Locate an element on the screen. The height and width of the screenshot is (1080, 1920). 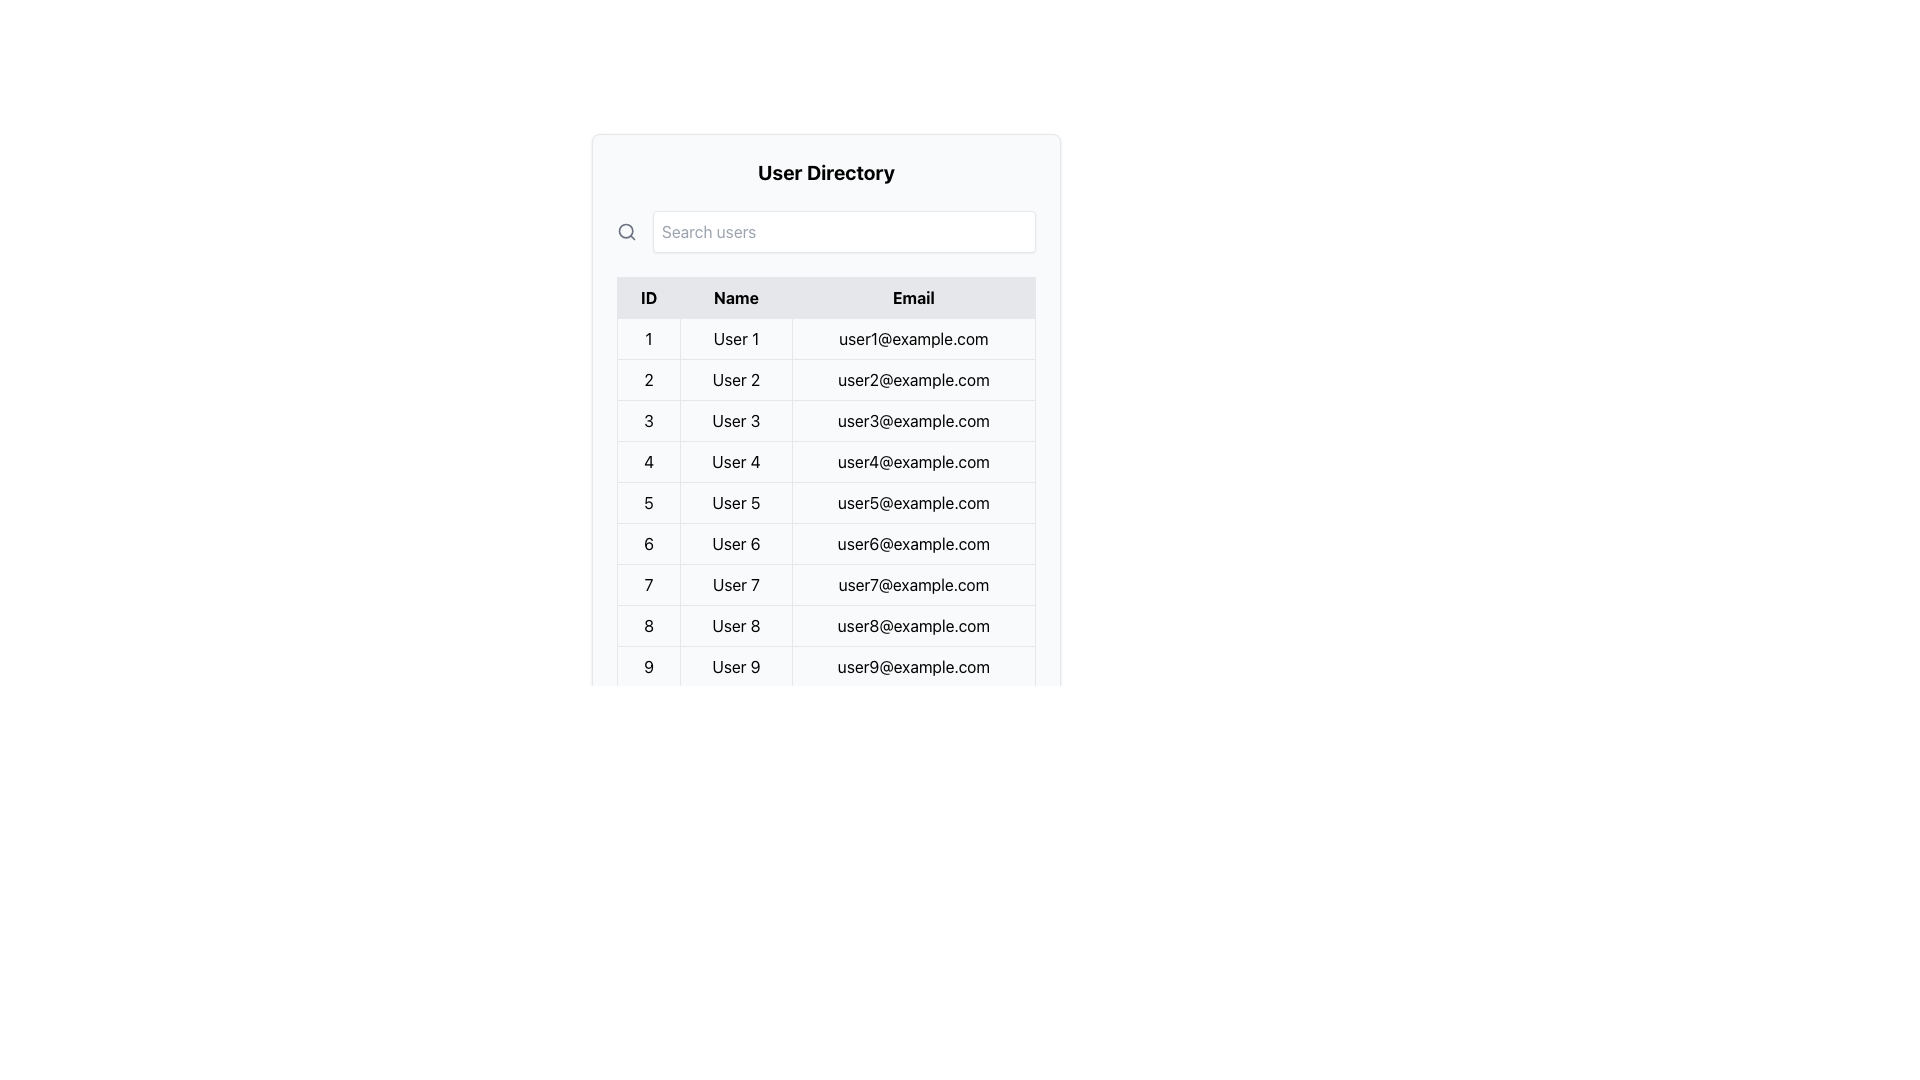
the text label displaying the name of the user associated with ID '7' is located at coordinates (734, 585).